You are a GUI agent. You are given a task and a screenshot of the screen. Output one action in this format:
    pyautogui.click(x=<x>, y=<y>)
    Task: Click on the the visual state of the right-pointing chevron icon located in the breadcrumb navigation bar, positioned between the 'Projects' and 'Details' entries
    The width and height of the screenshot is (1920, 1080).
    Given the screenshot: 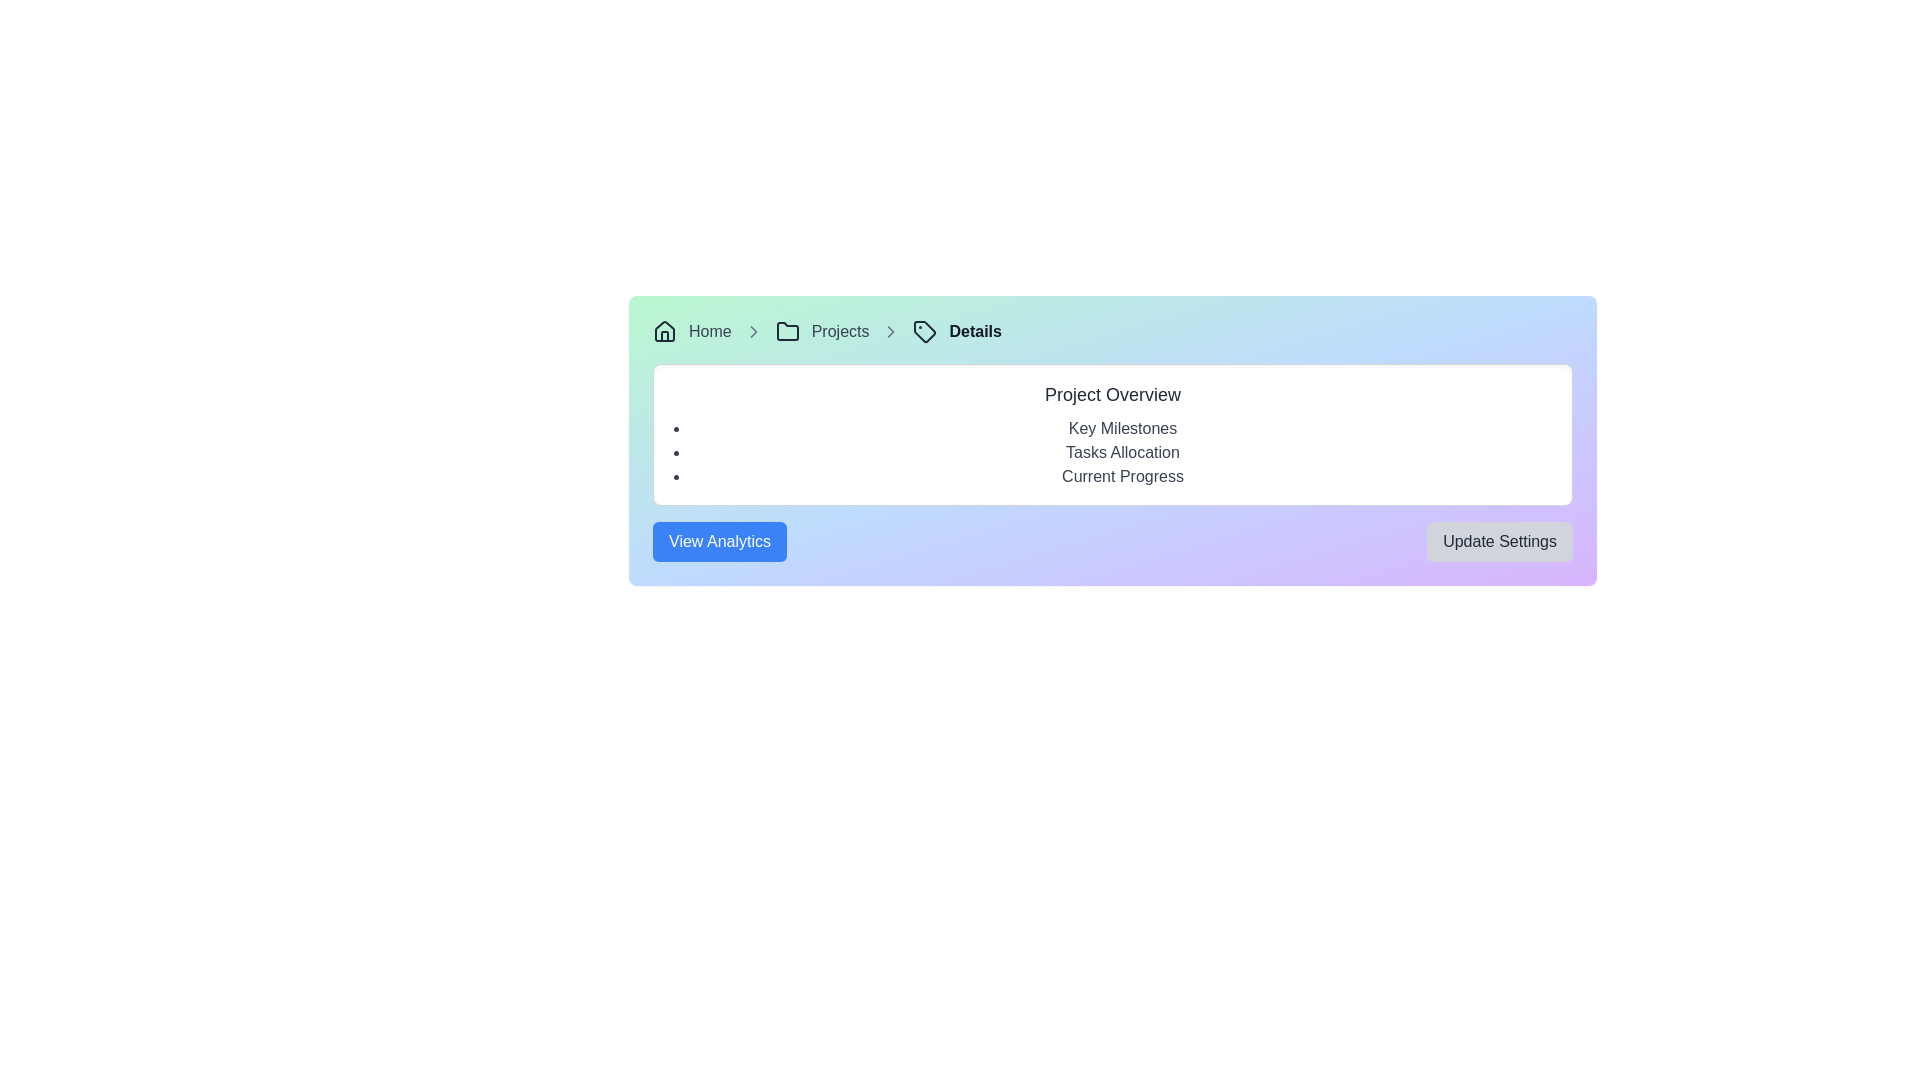 What is the action you would take?
    pyautogui.click(x=890, y=330)
    